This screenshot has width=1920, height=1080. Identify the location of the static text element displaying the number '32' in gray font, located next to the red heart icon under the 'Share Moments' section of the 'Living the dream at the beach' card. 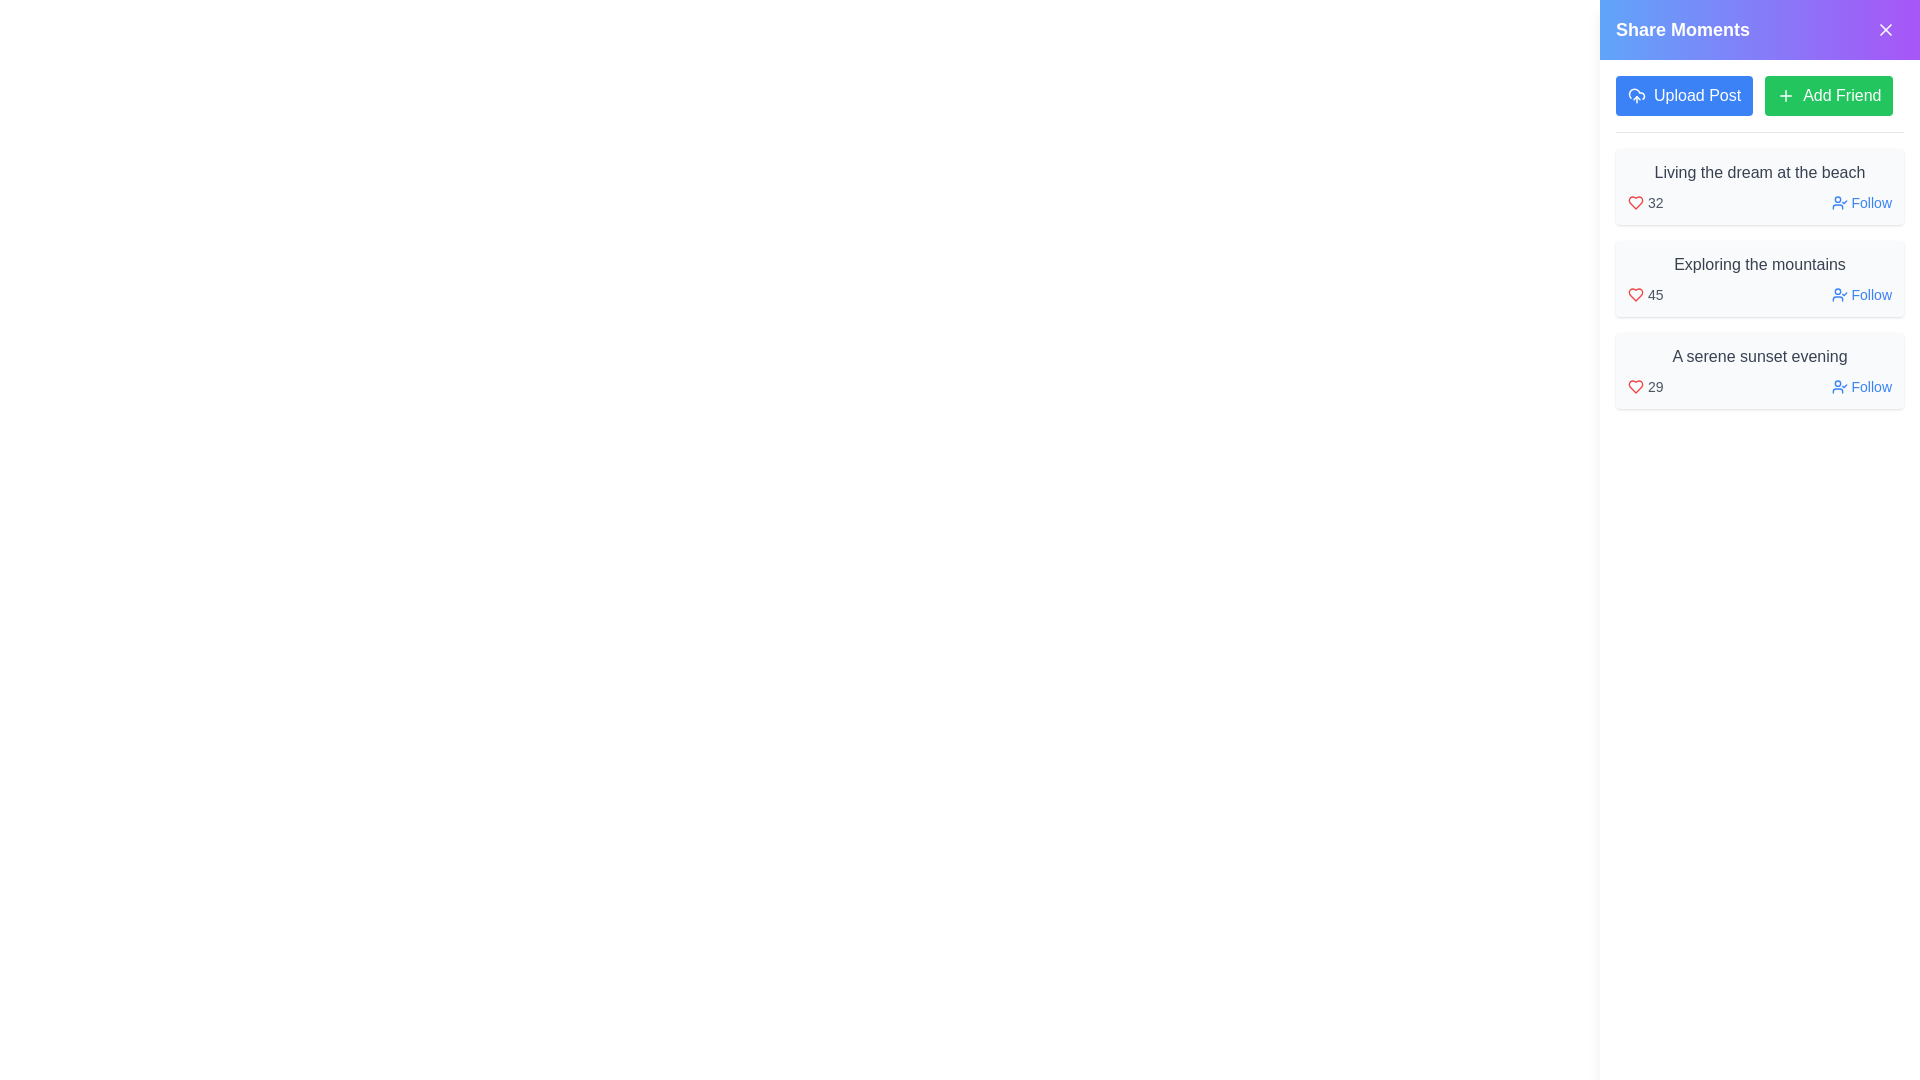
(1655, 203).